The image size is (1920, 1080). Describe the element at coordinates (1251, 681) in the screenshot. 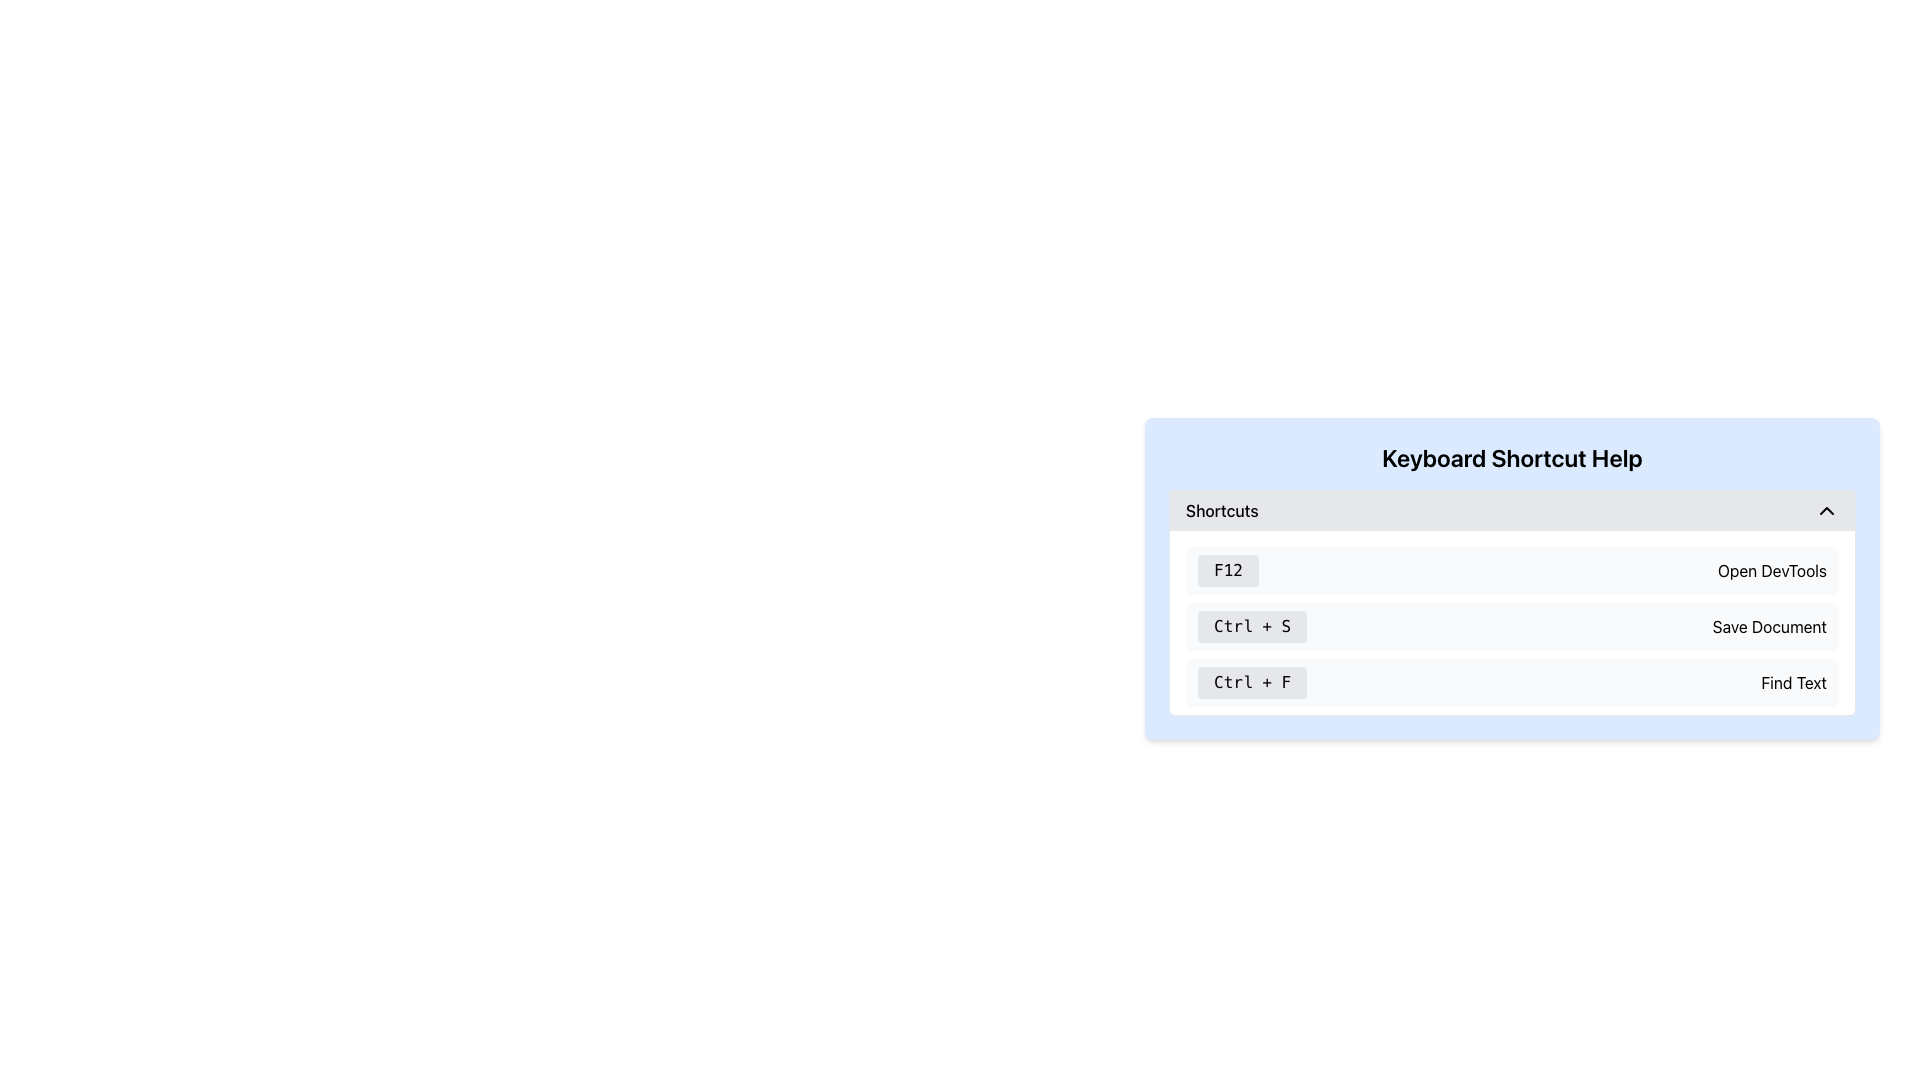

I see `the 'Ctrl + F' button which indicates the 'Find Text' function located in the 'Keyboard Shortcut Help' section` at that location.